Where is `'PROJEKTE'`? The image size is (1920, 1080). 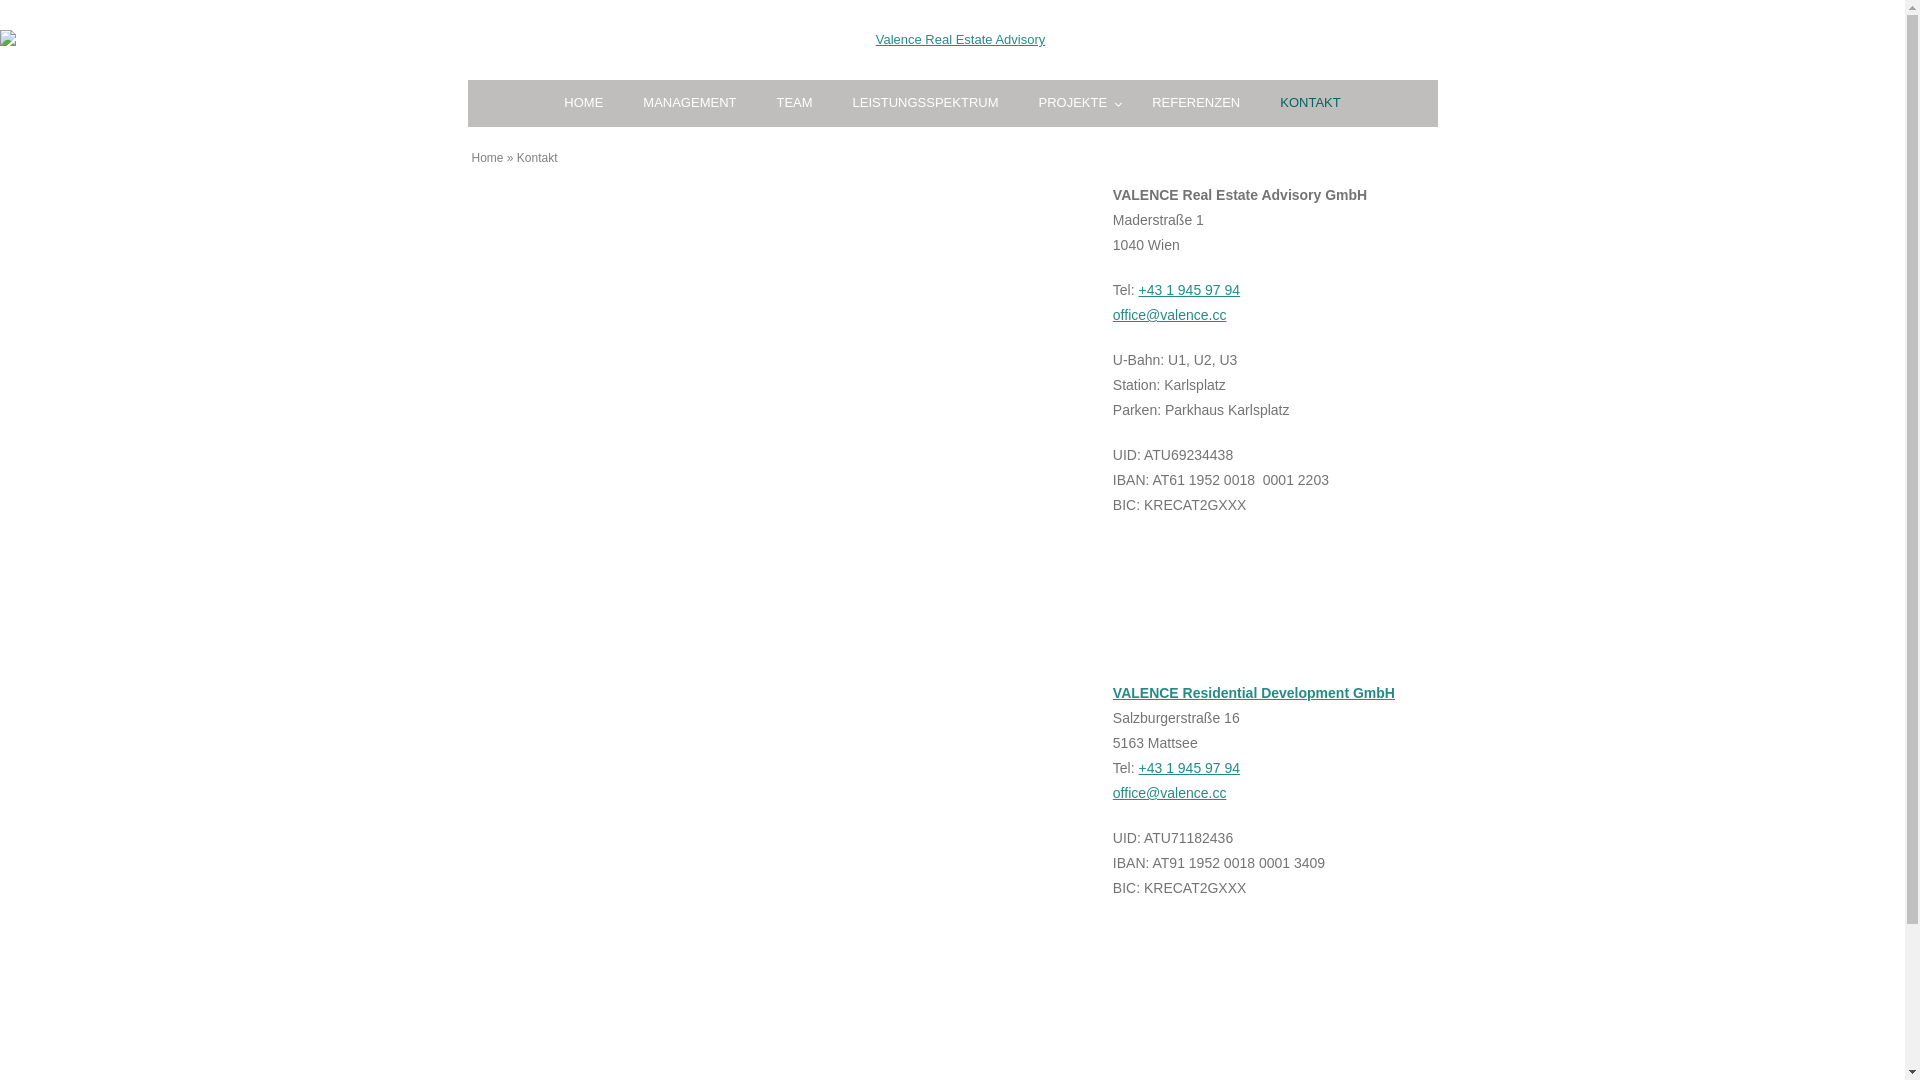 'PROJEKTE' is located at coordinates (1074, 103).